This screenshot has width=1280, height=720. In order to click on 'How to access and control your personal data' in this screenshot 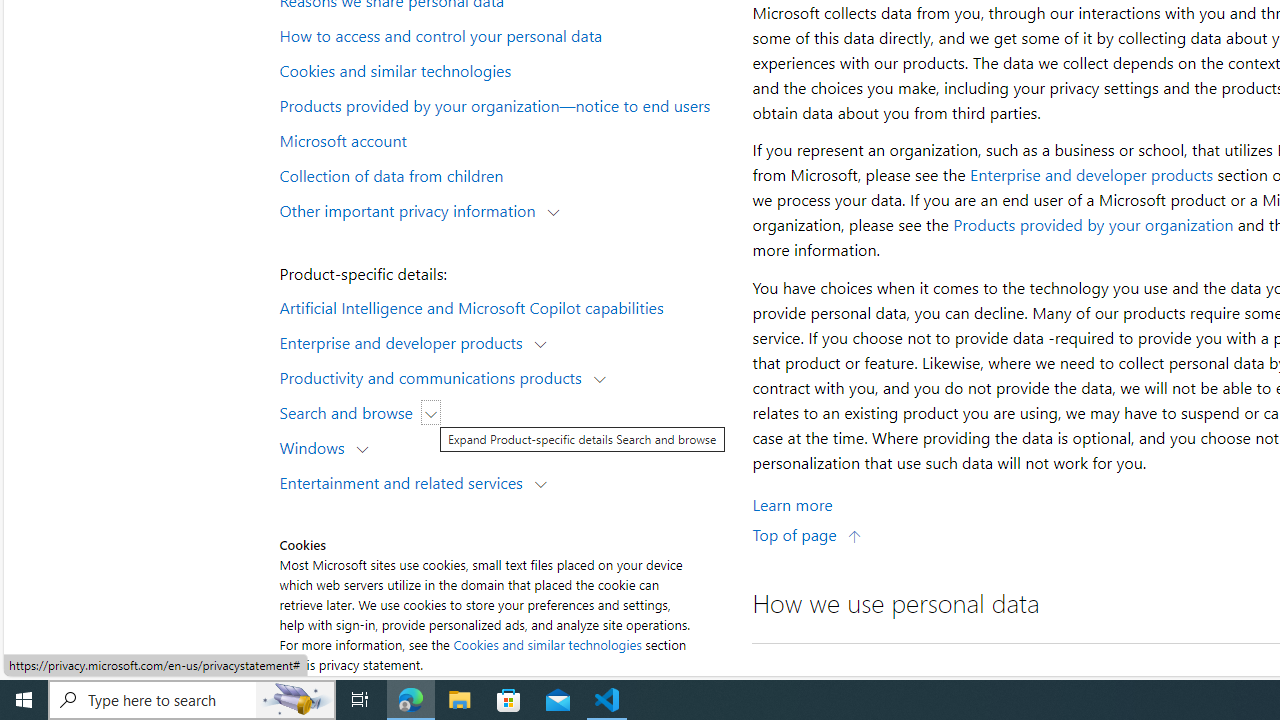, I will do `click(504, 35)`.